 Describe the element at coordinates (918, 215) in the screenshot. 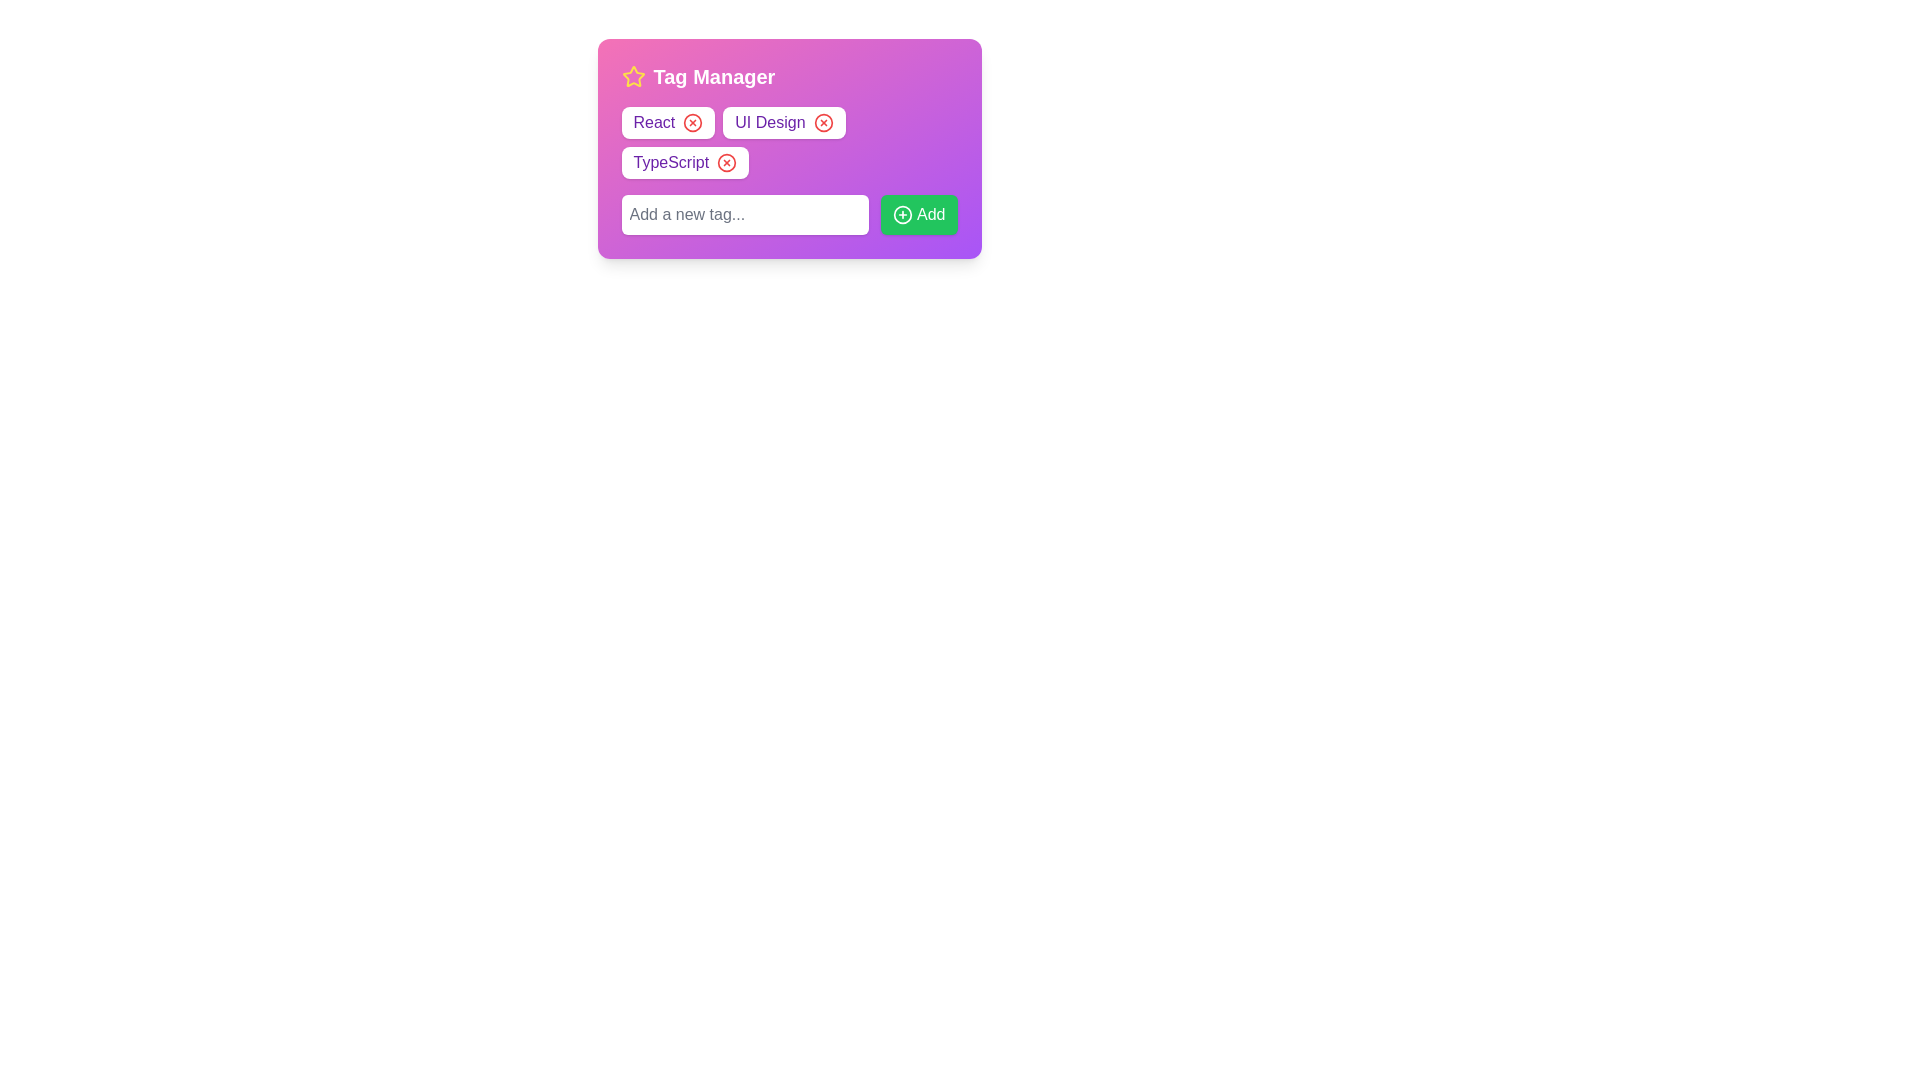

I see `the green 'Add' button located at the bottom right corner of the group, adjacent to the input box labeled 'Add a new tag...'` at that location.